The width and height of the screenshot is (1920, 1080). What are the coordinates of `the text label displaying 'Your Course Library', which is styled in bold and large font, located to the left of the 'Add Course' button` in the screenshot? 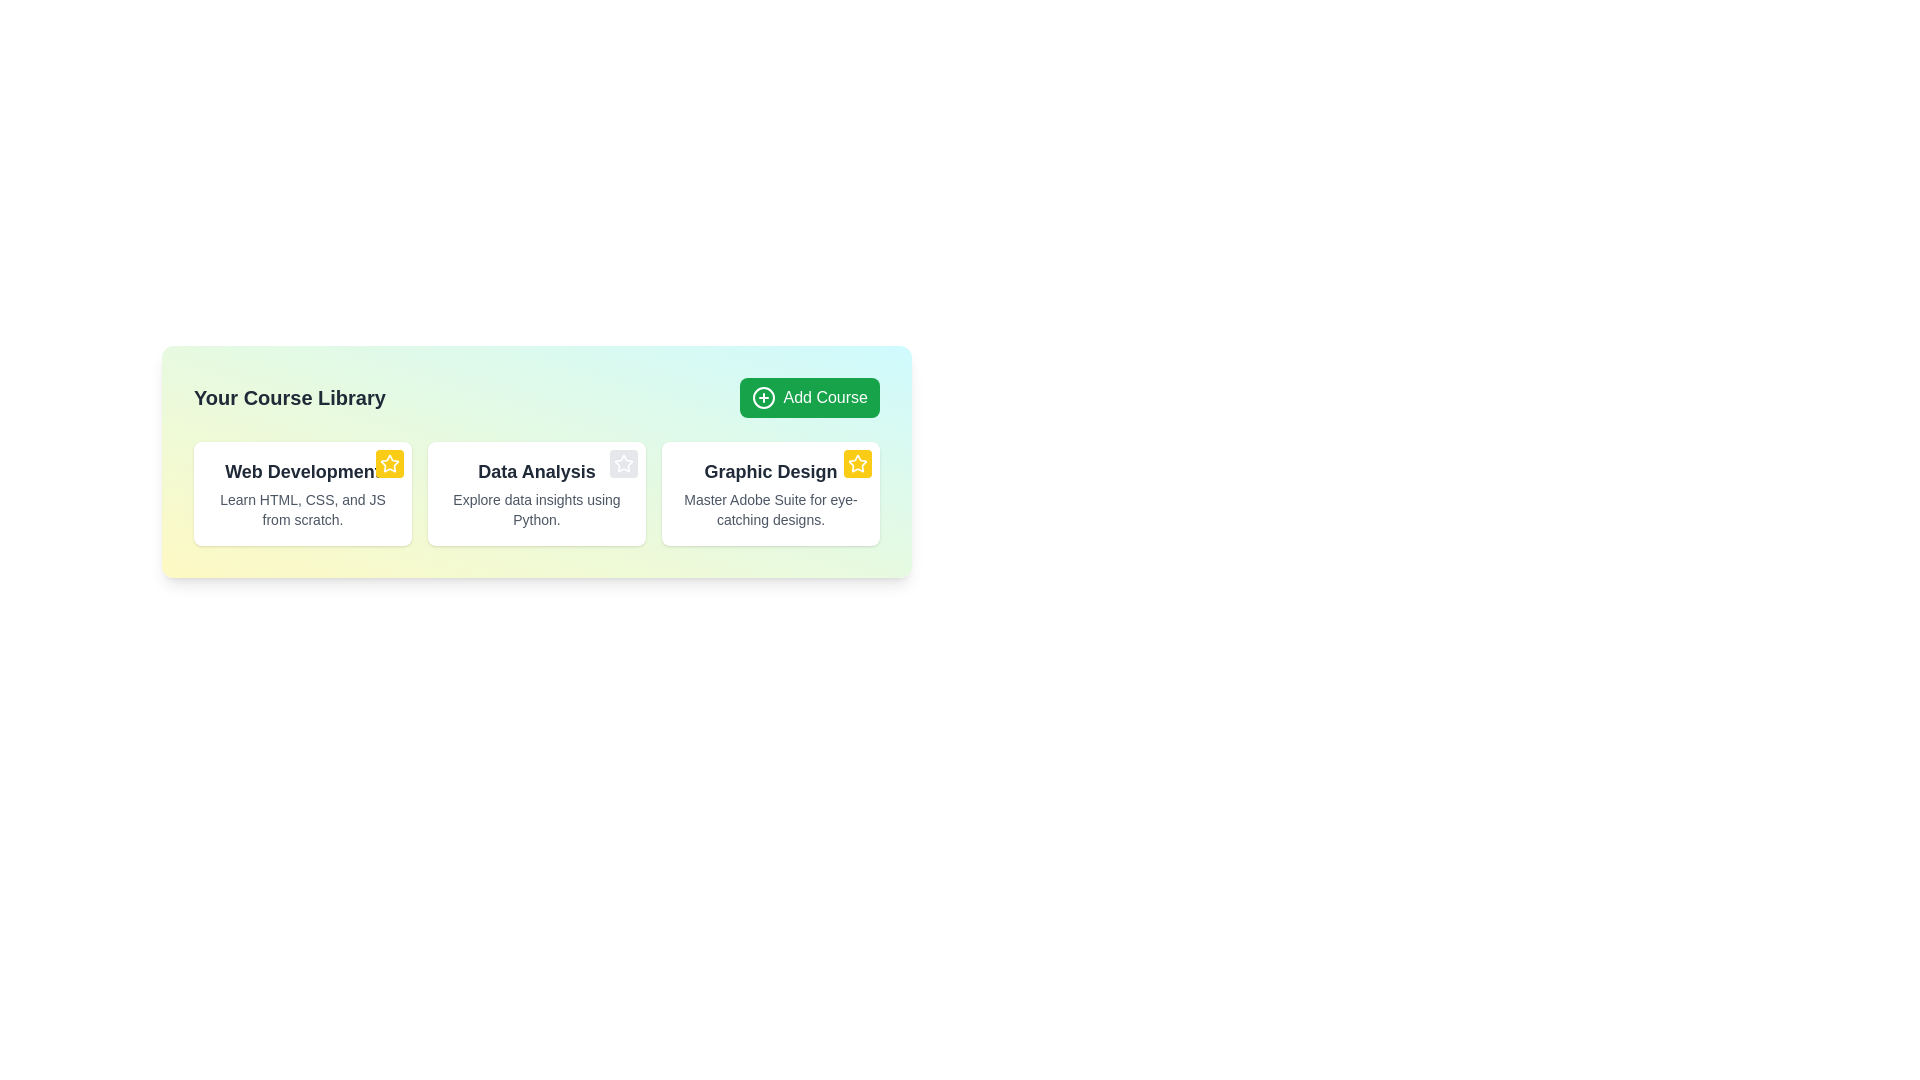 It's located at (288, 397).